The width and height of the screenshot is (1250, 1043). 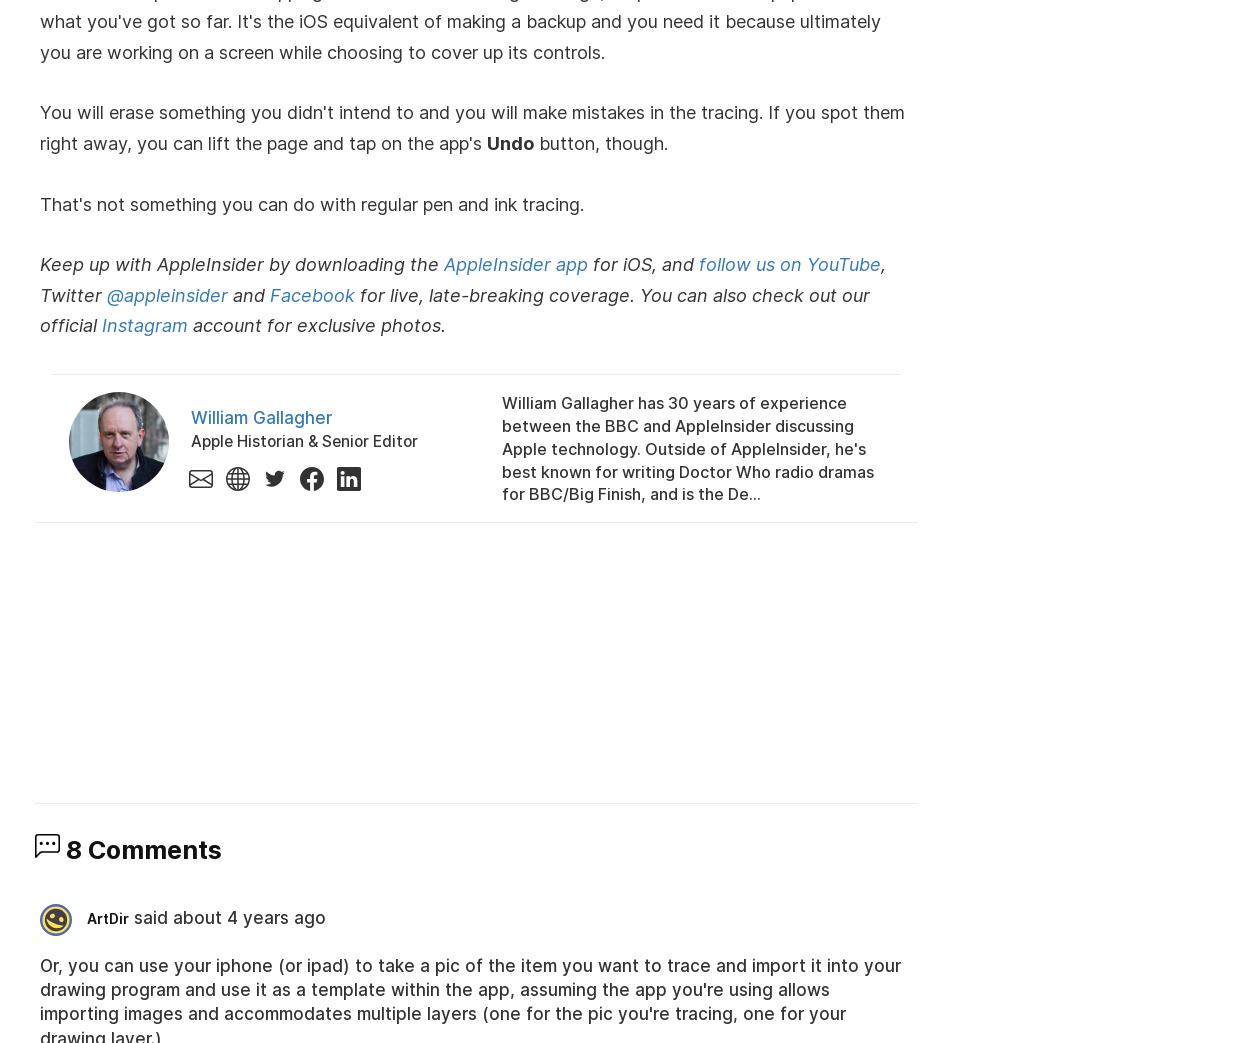 I want to click on 'You will erase something you didn't intend to and you will make mistakes in the tracing. If you spot them right away, you can lift the page and tap on the app's', so click(x=40, y=127).